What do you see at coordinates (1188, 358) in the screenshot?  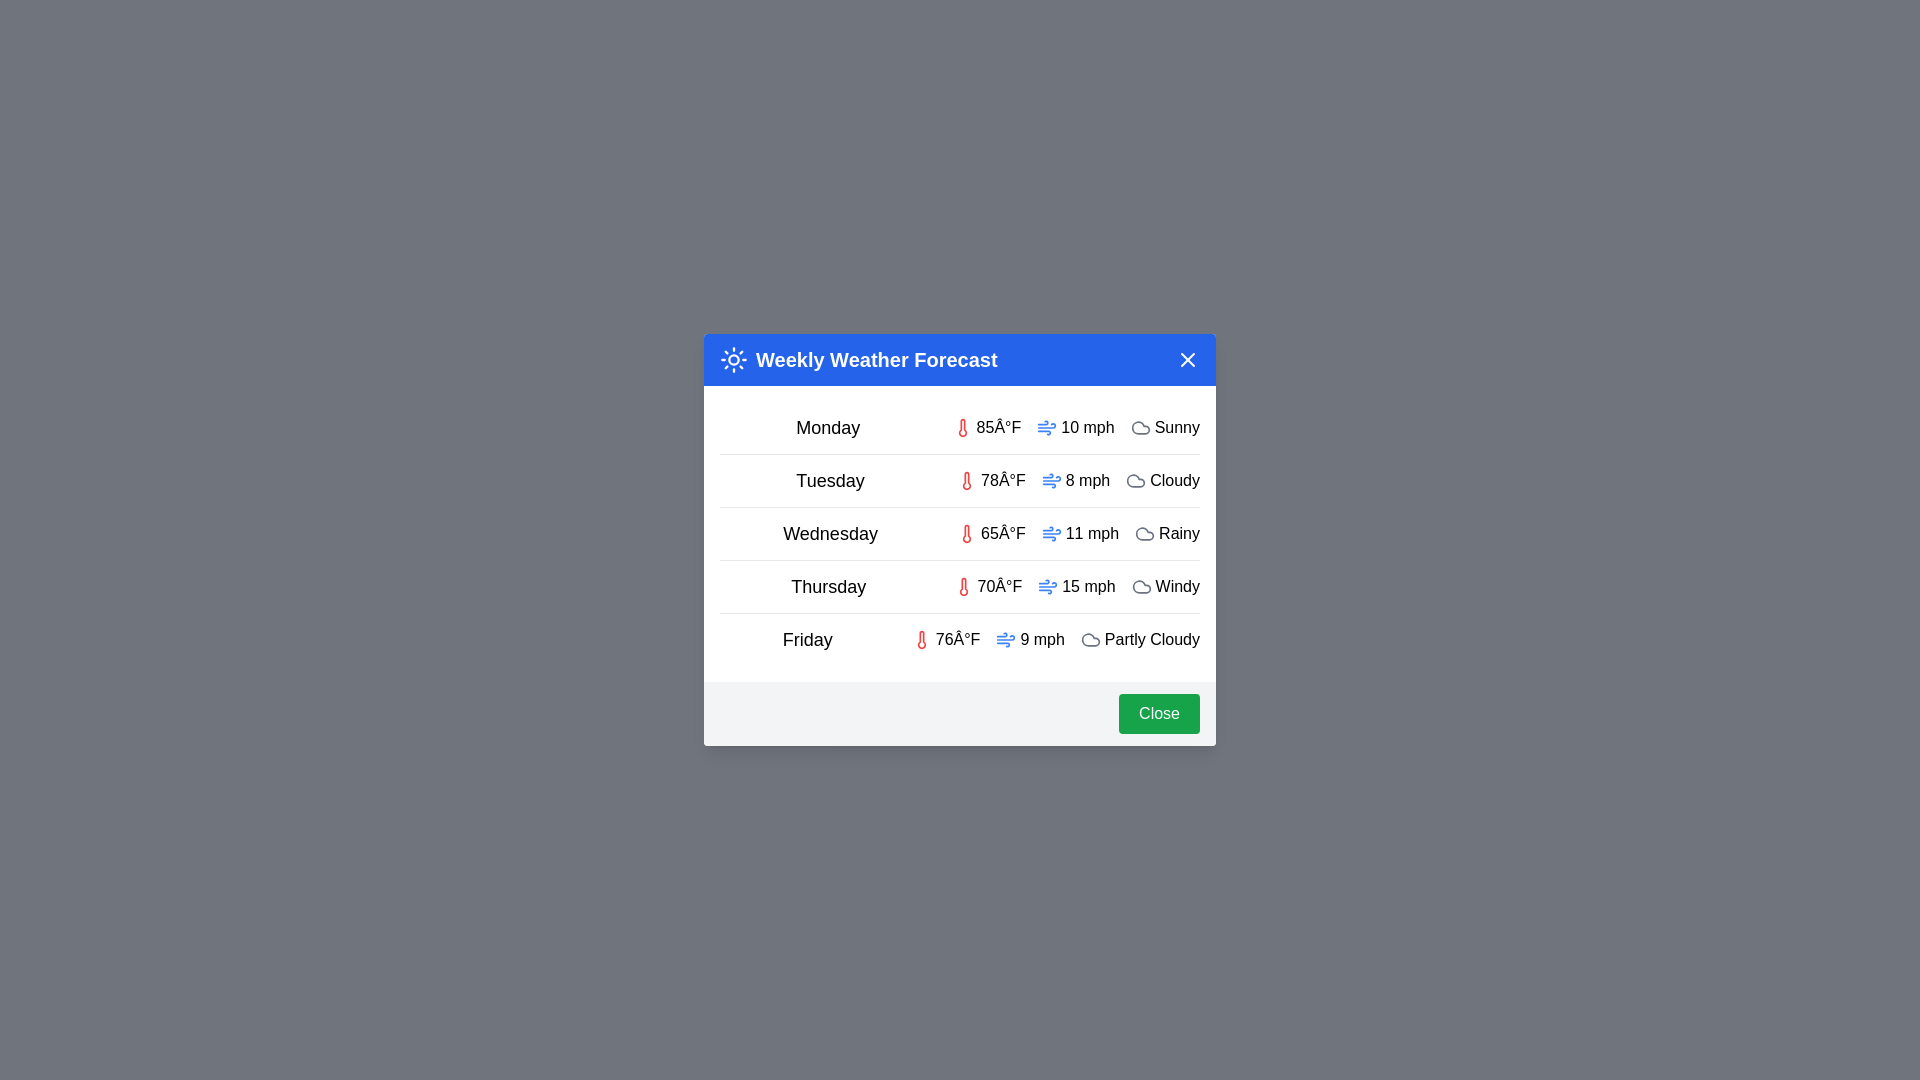 I see `the close button to close the dialog` at bounding box center [1188, 358].